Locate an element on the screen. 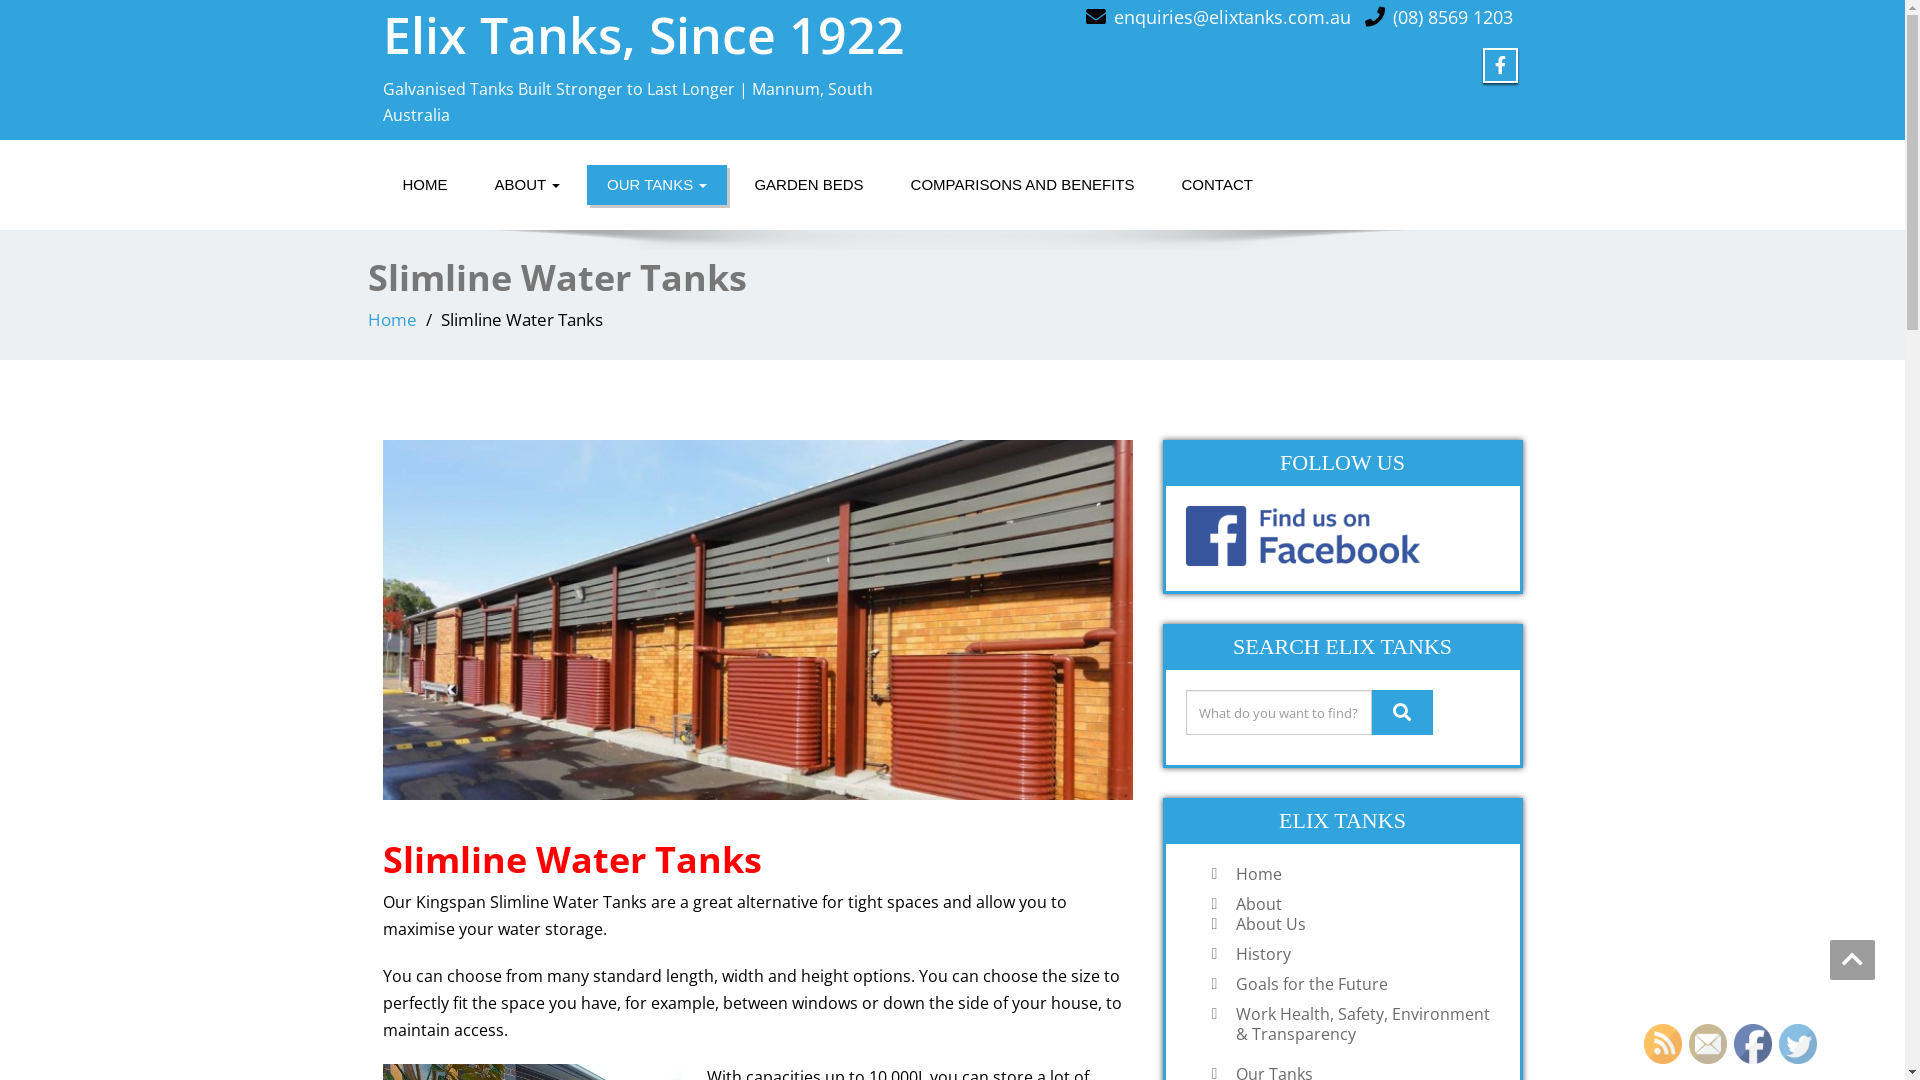  'Facebook' is located at coordinates (1751, 1043).